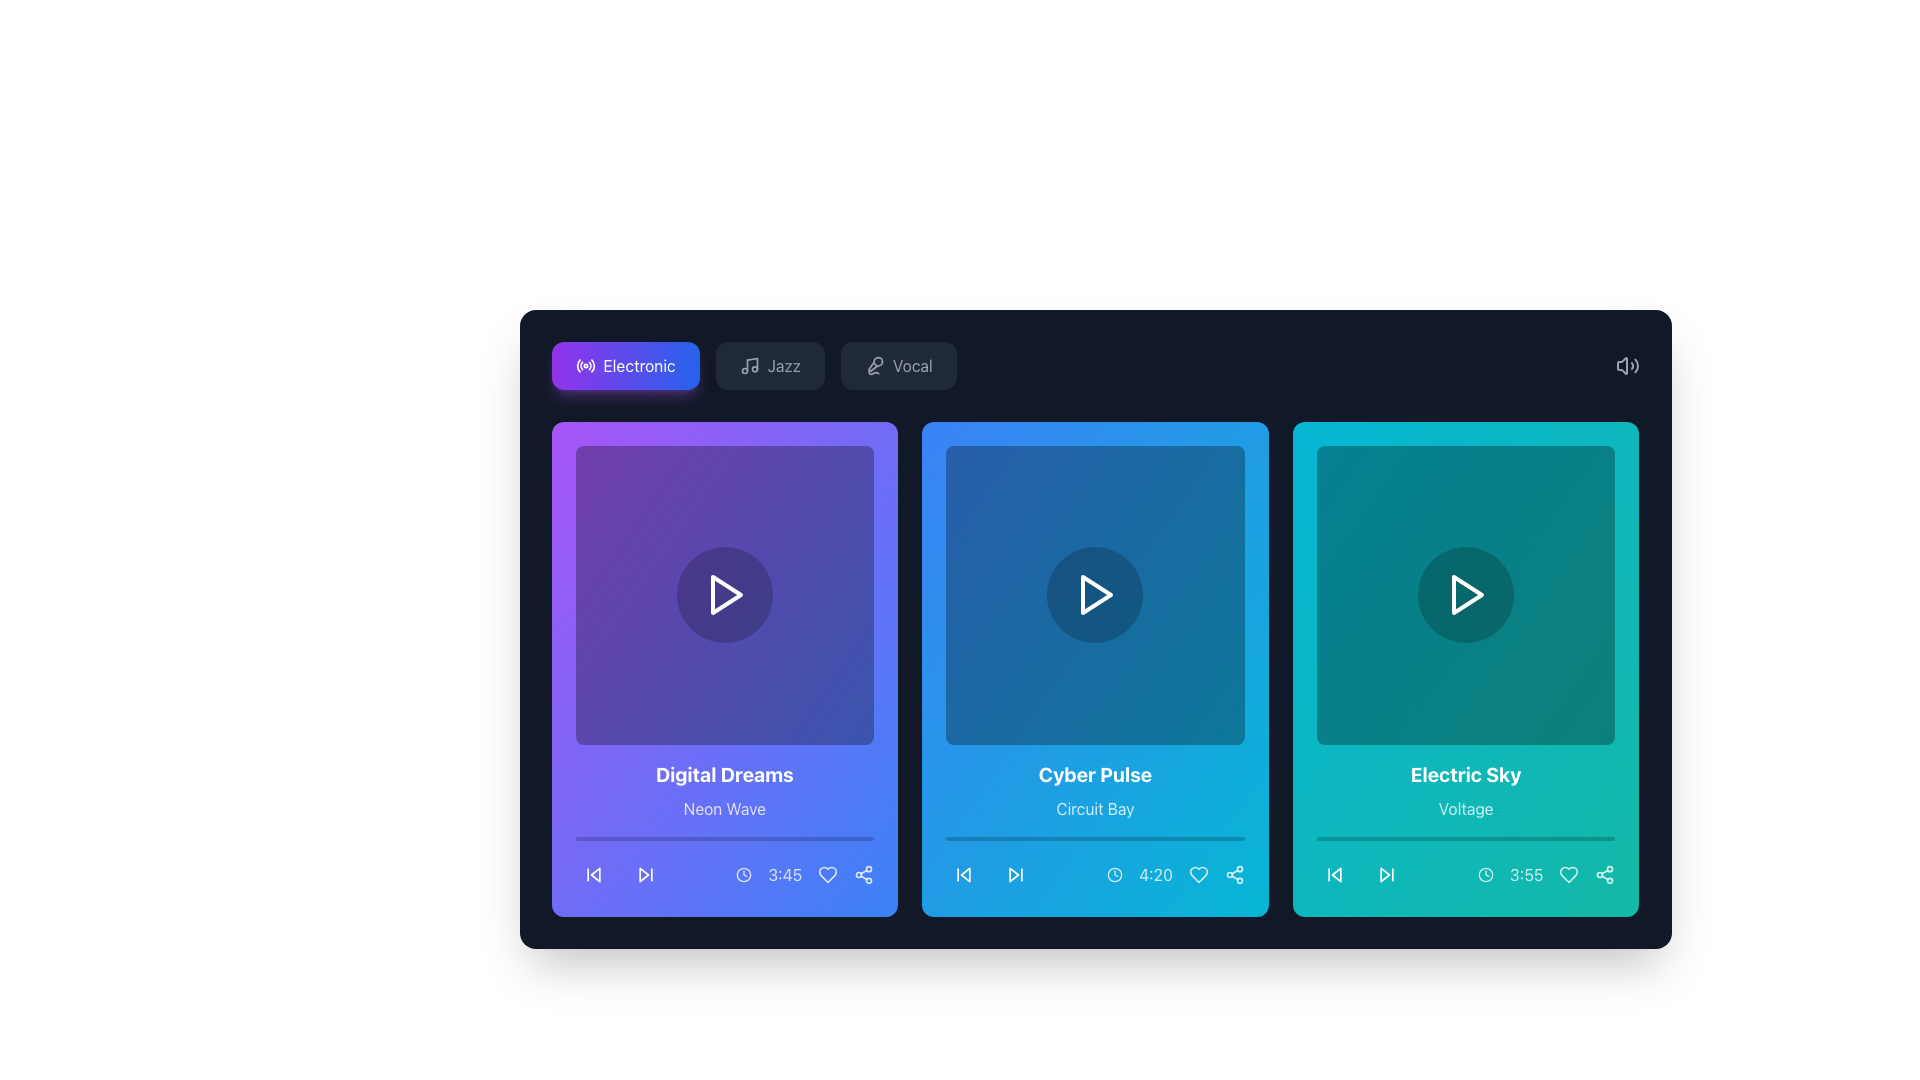 The width and height of the screenshot is (1920, 1080). What do you see at coordinates (1385, 873) in the screenshot?
I see `the 'skip to next track' button located in the media controls section of the 'Electric Sky' tile` at bounding box center [1385, 873].